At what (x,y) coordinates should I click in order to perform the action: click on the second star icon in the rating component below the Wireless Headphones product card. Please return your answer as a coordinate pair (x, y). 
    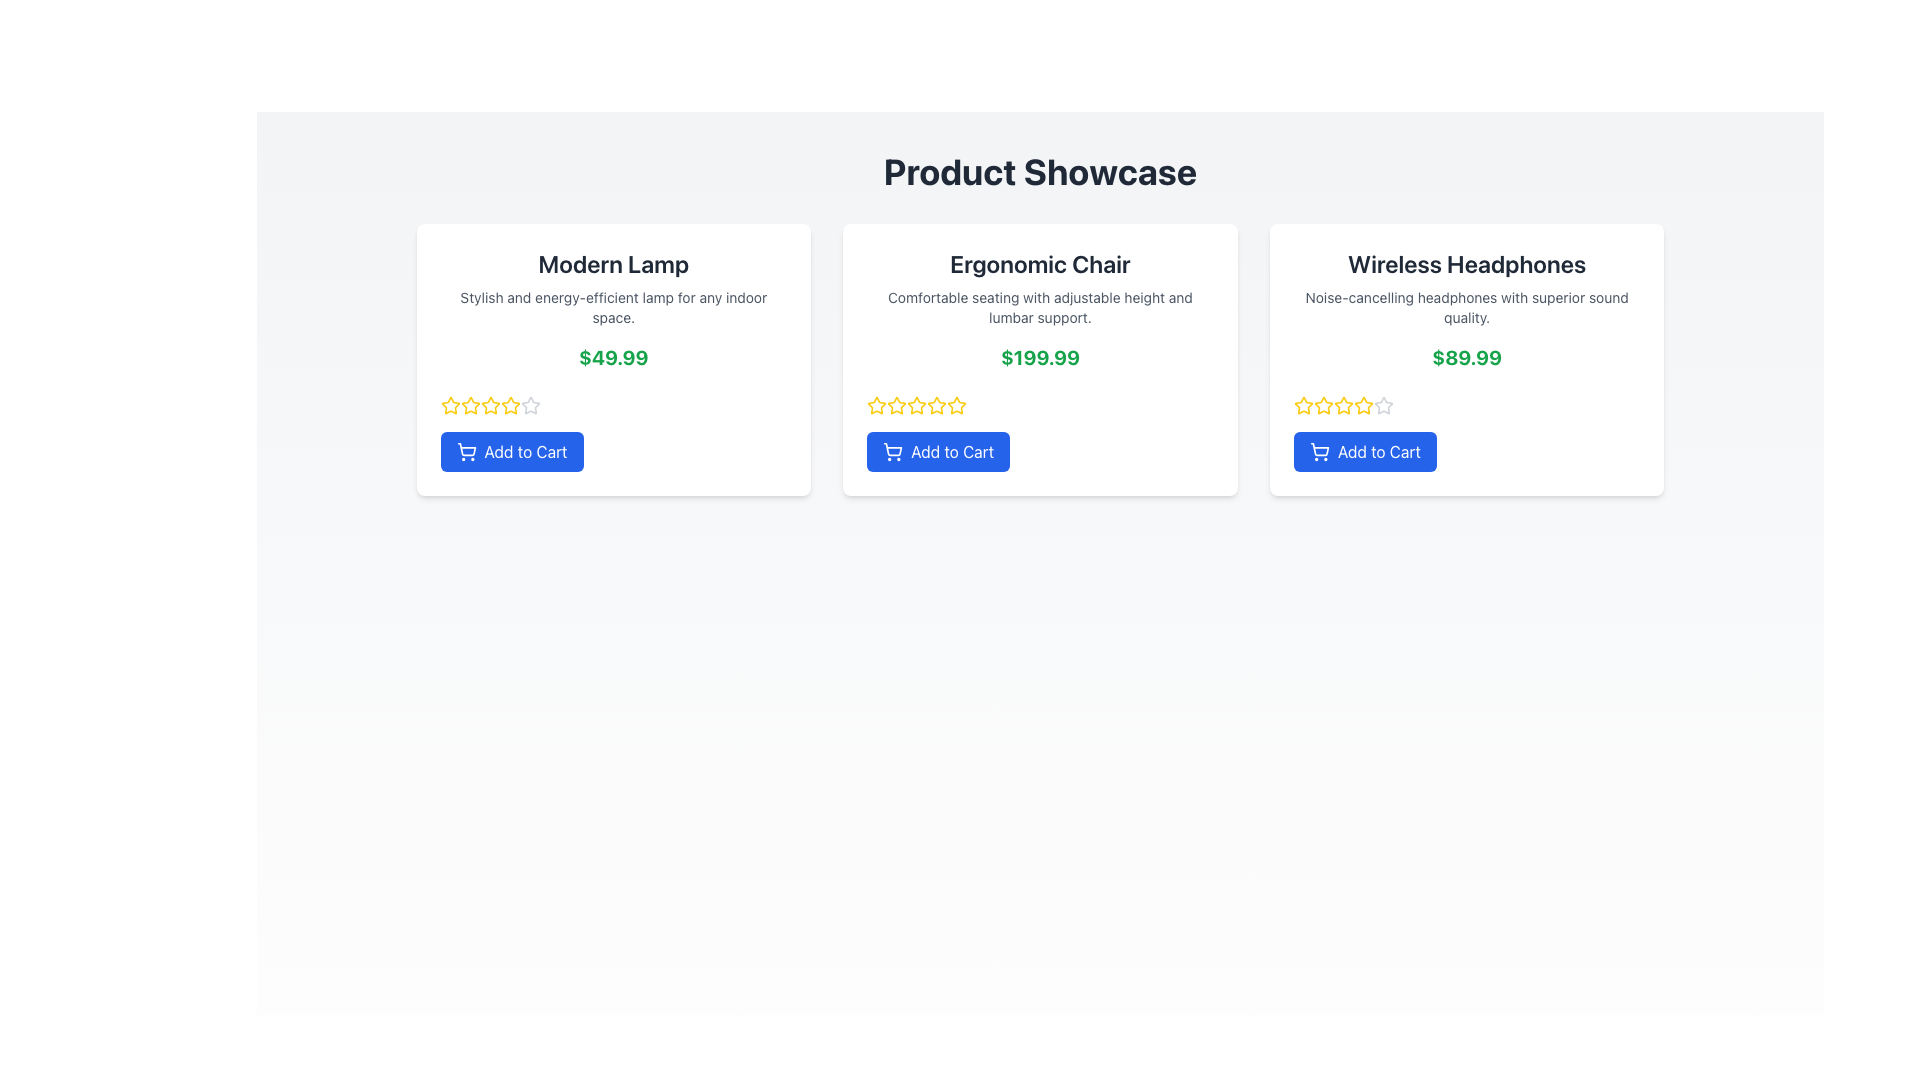
    Looking at the image, I should click on (1323, 405).